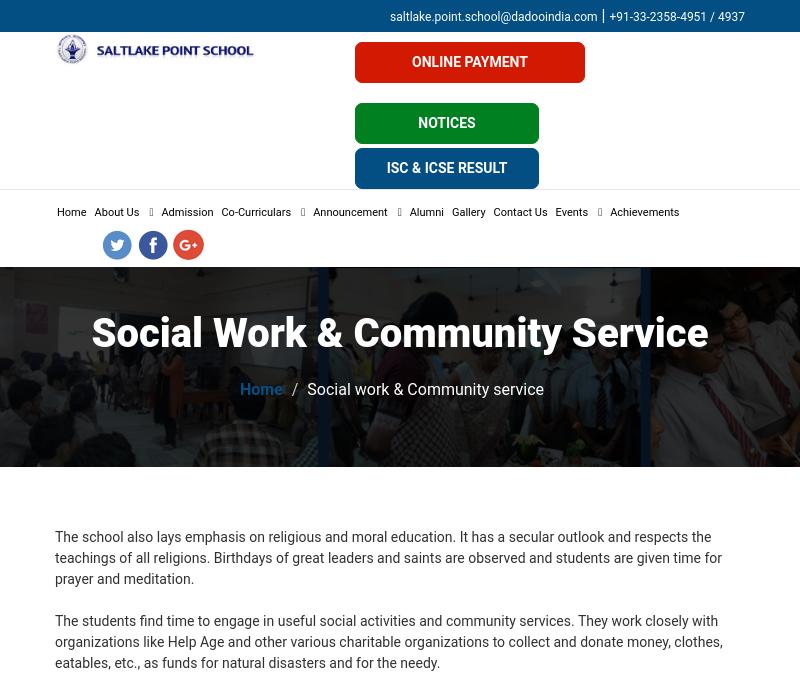  What do you see at coordinates (643, 212) in the screenshot?
I see `'Achievements'` at bounding box center [643, 212].